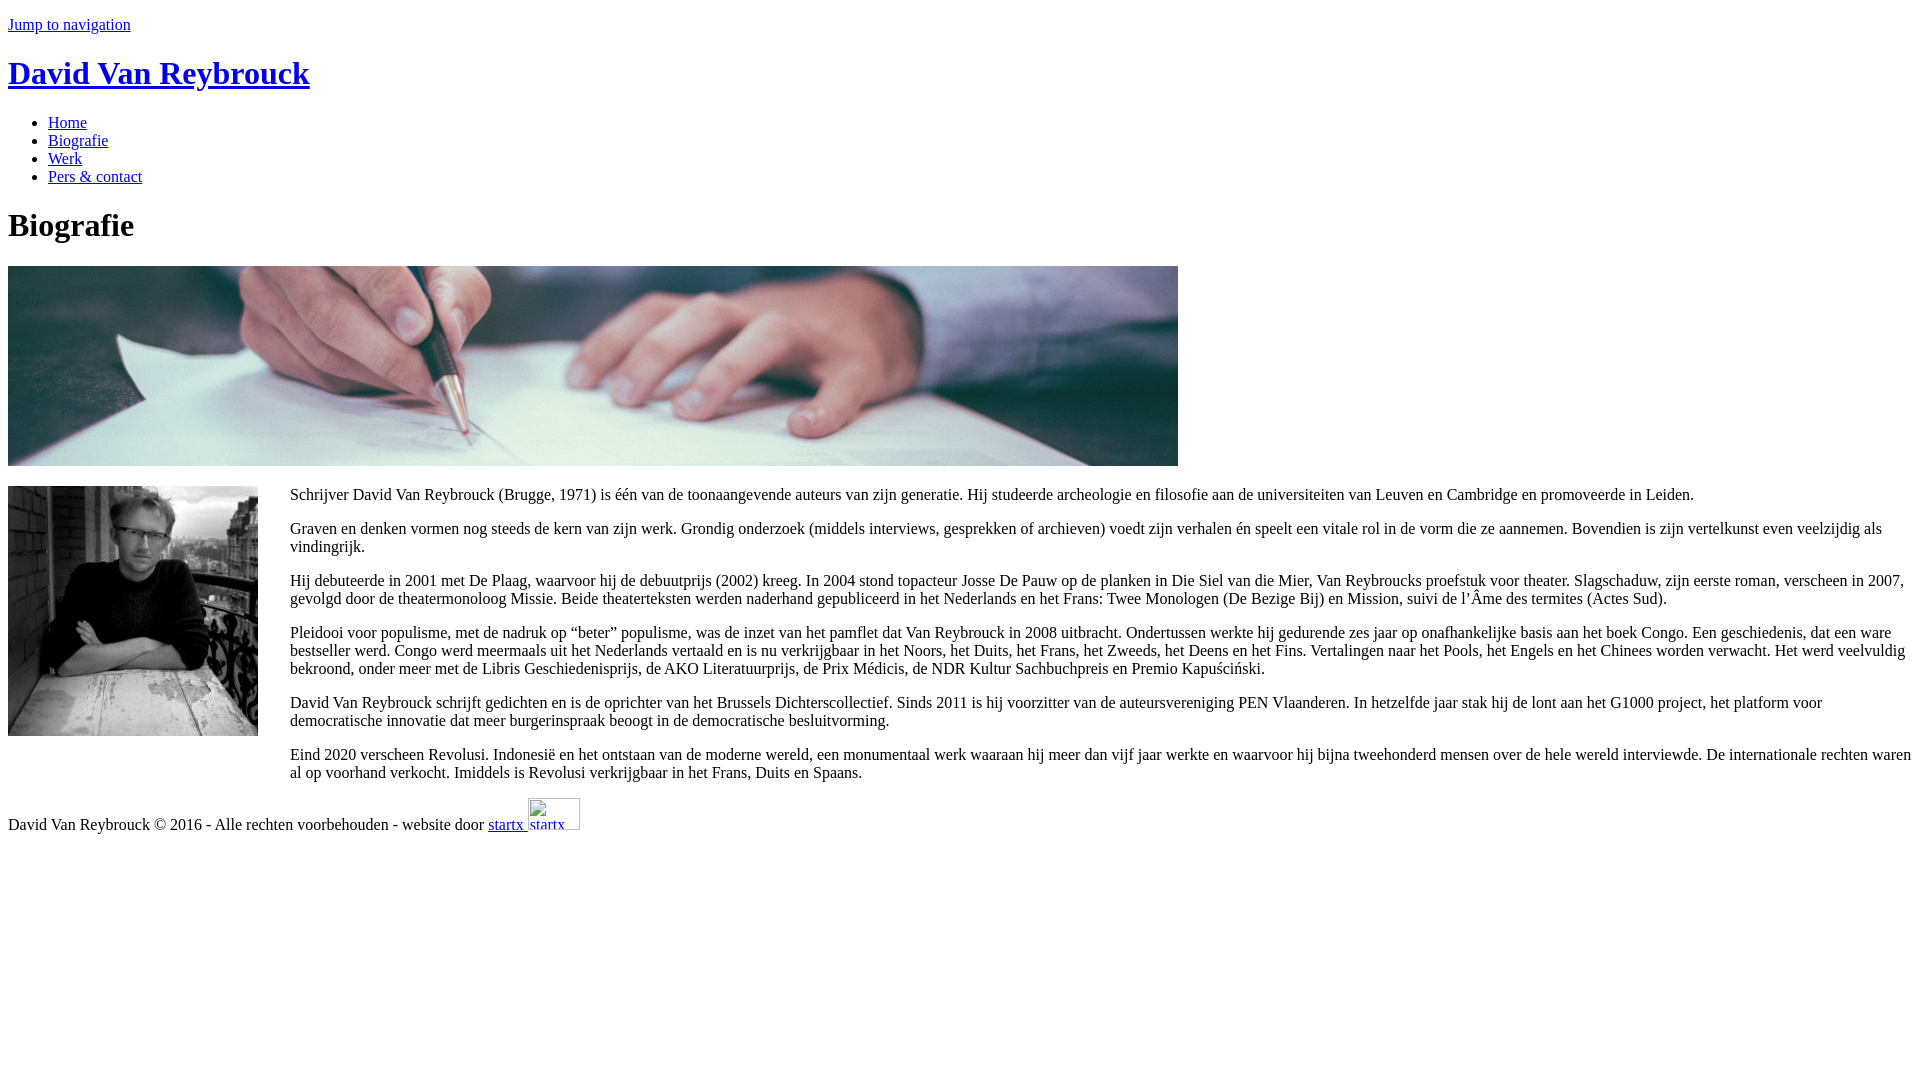 This screenshot has height=1080, width=1920. What do you see at coordinates (48, 139) in the screenshot?
I see `'Biografie'` at bounding box center [48, 139].